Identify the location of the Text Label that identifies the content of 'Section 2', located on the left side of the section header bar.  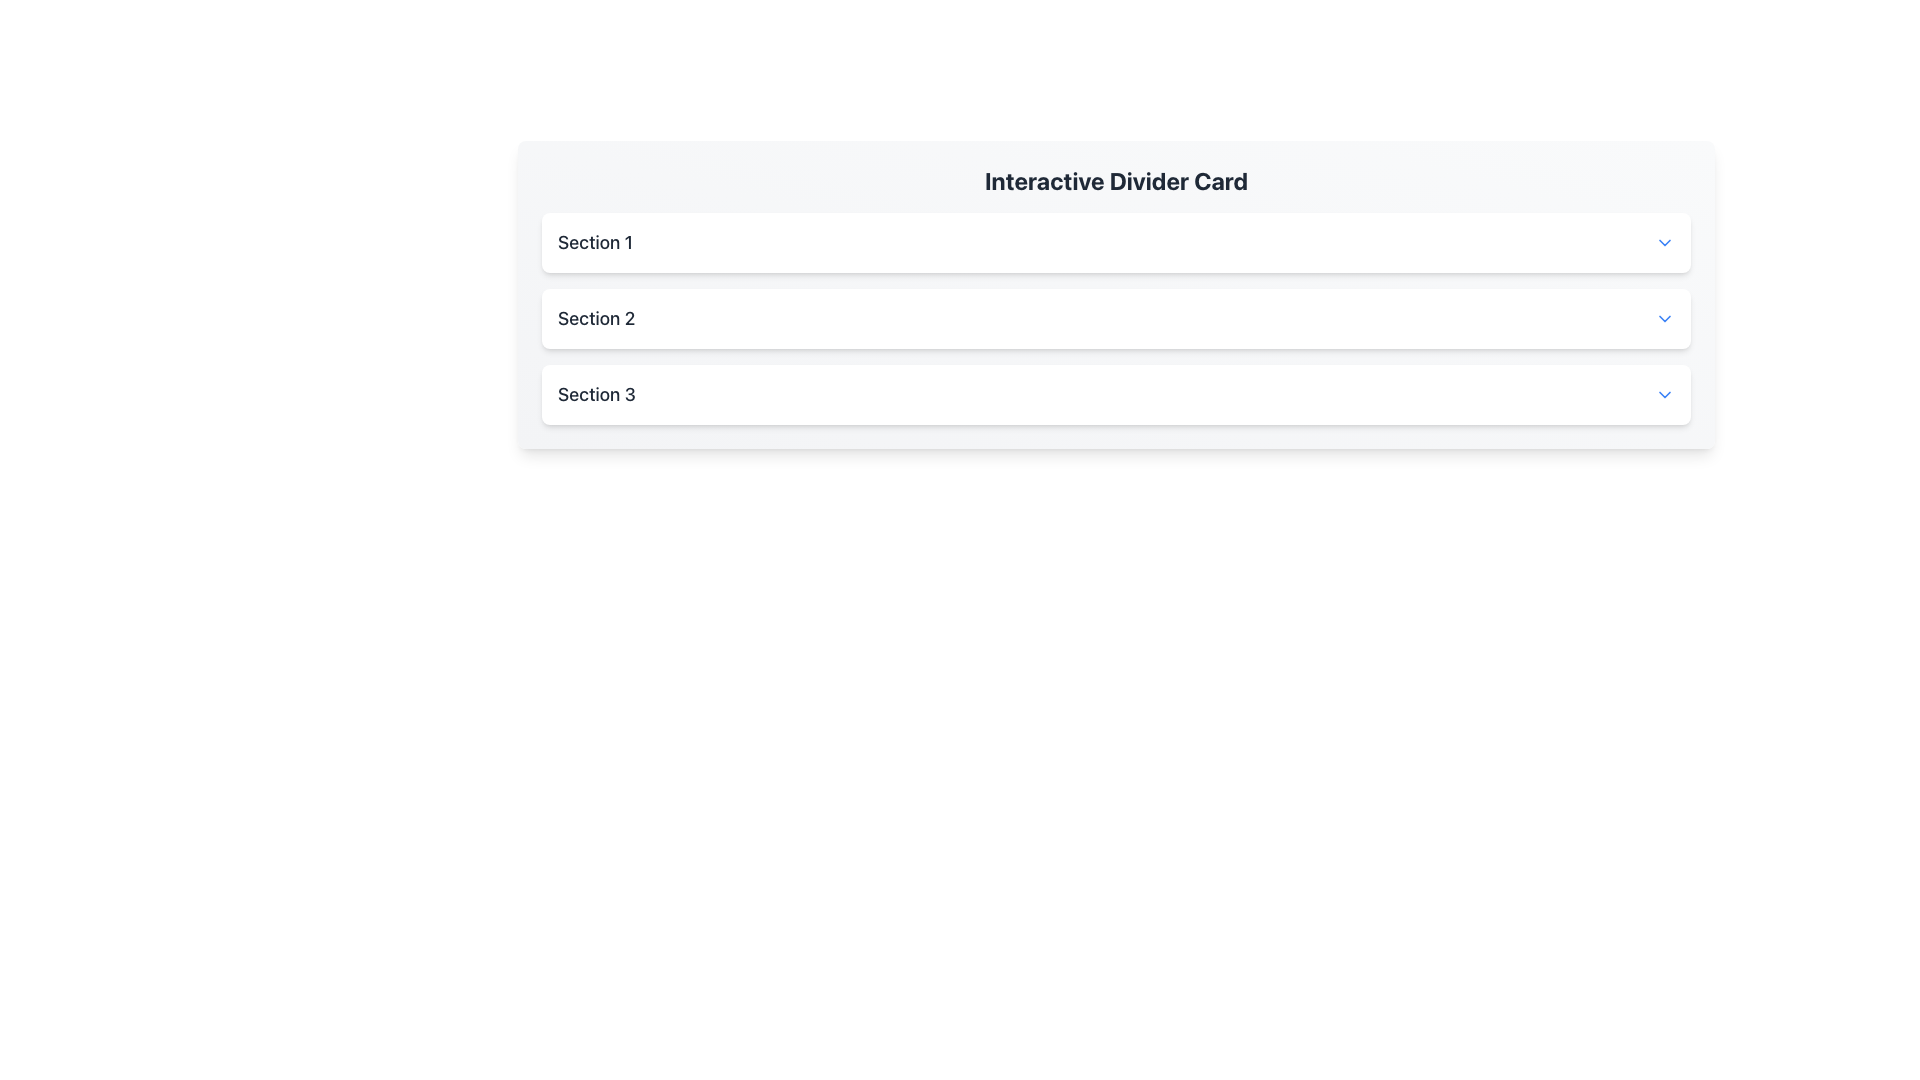
(595, 318).